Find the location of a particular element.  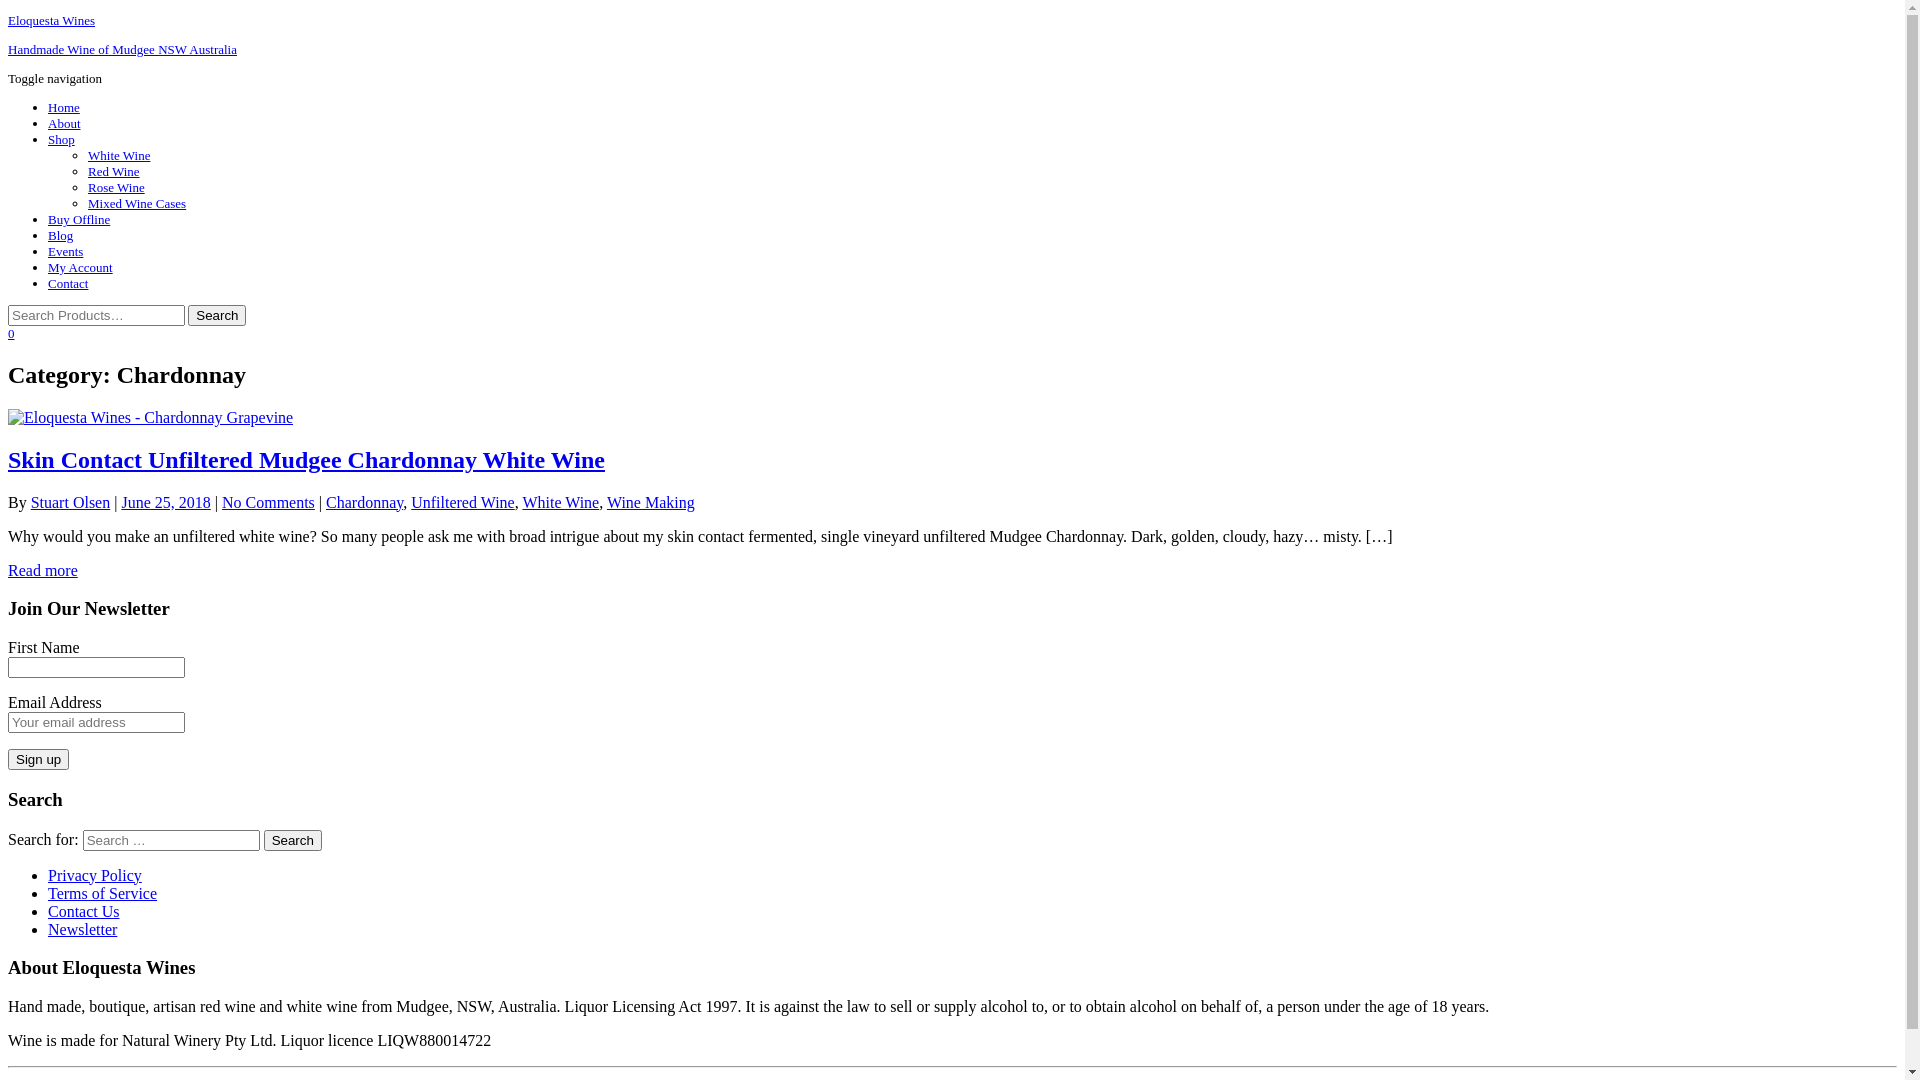

'Contact Us' is located at coordinates (48, 910).